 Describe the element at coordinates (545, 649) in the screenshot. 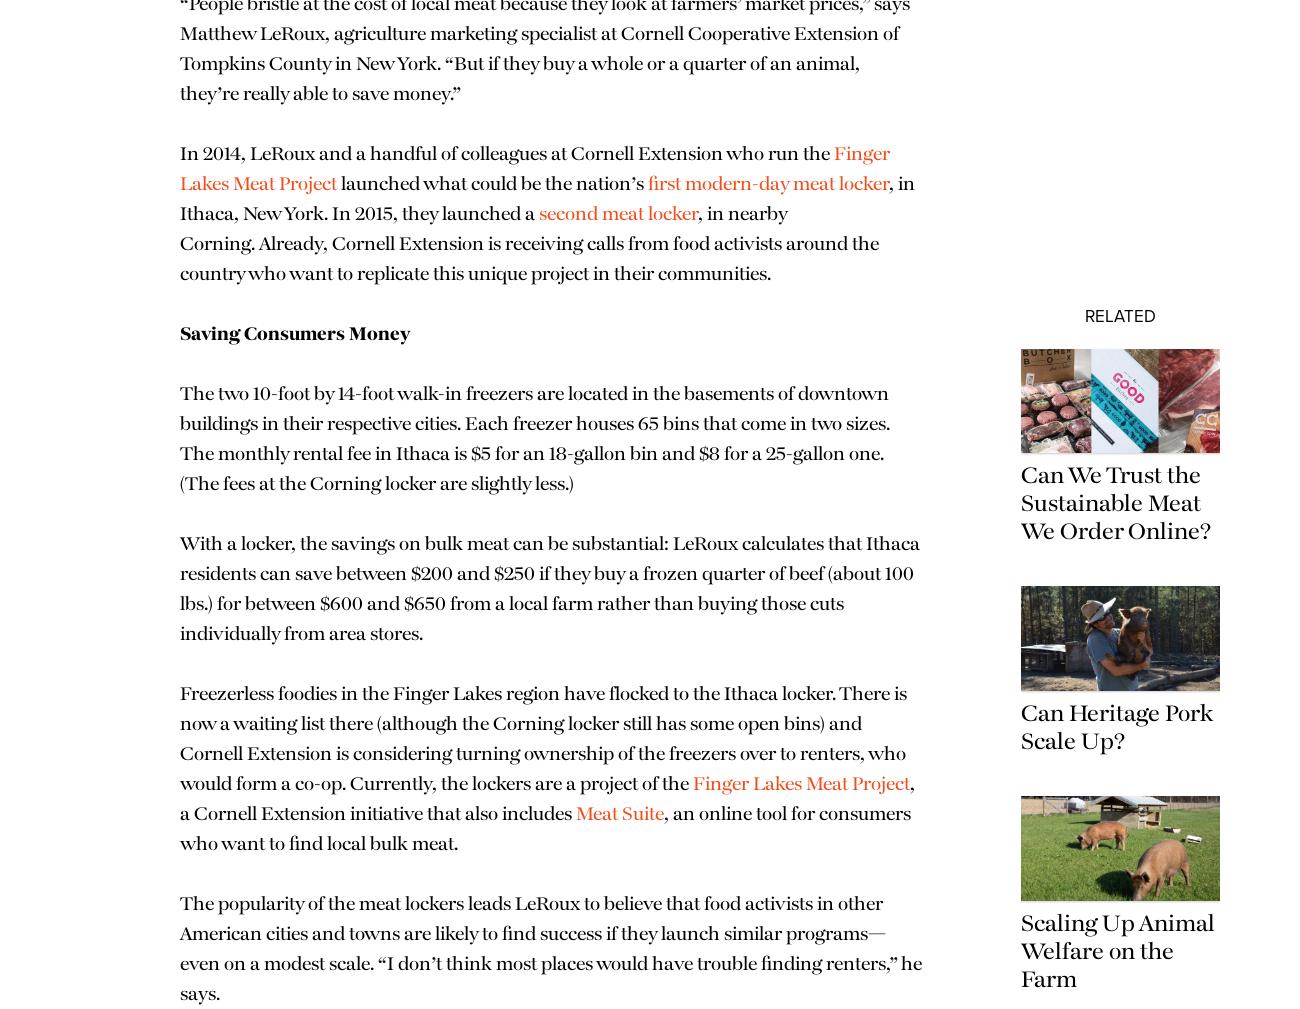

I see `'With a locker, the savings on bulk meat can be substantial: LeRoux calculates that Ithaca residents can save between $200 and $250 if they buy a frozen quarter of beef (about 100 lbs.) for between $600 and $650 from a local farm rather than buying those cuts individually from area stores.'` at that location.